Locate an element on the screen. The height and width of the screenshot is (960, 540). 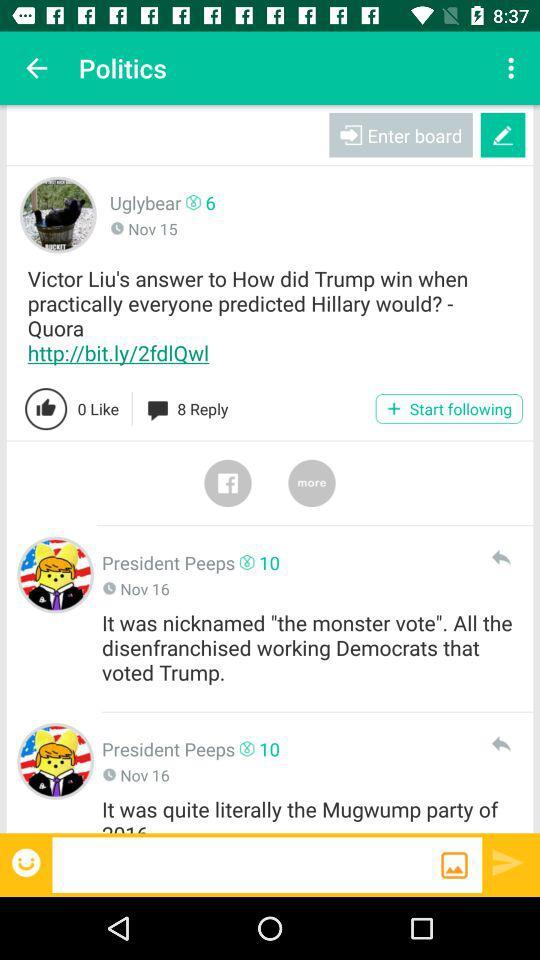
reply to comment is located at coordinates (499, 557).